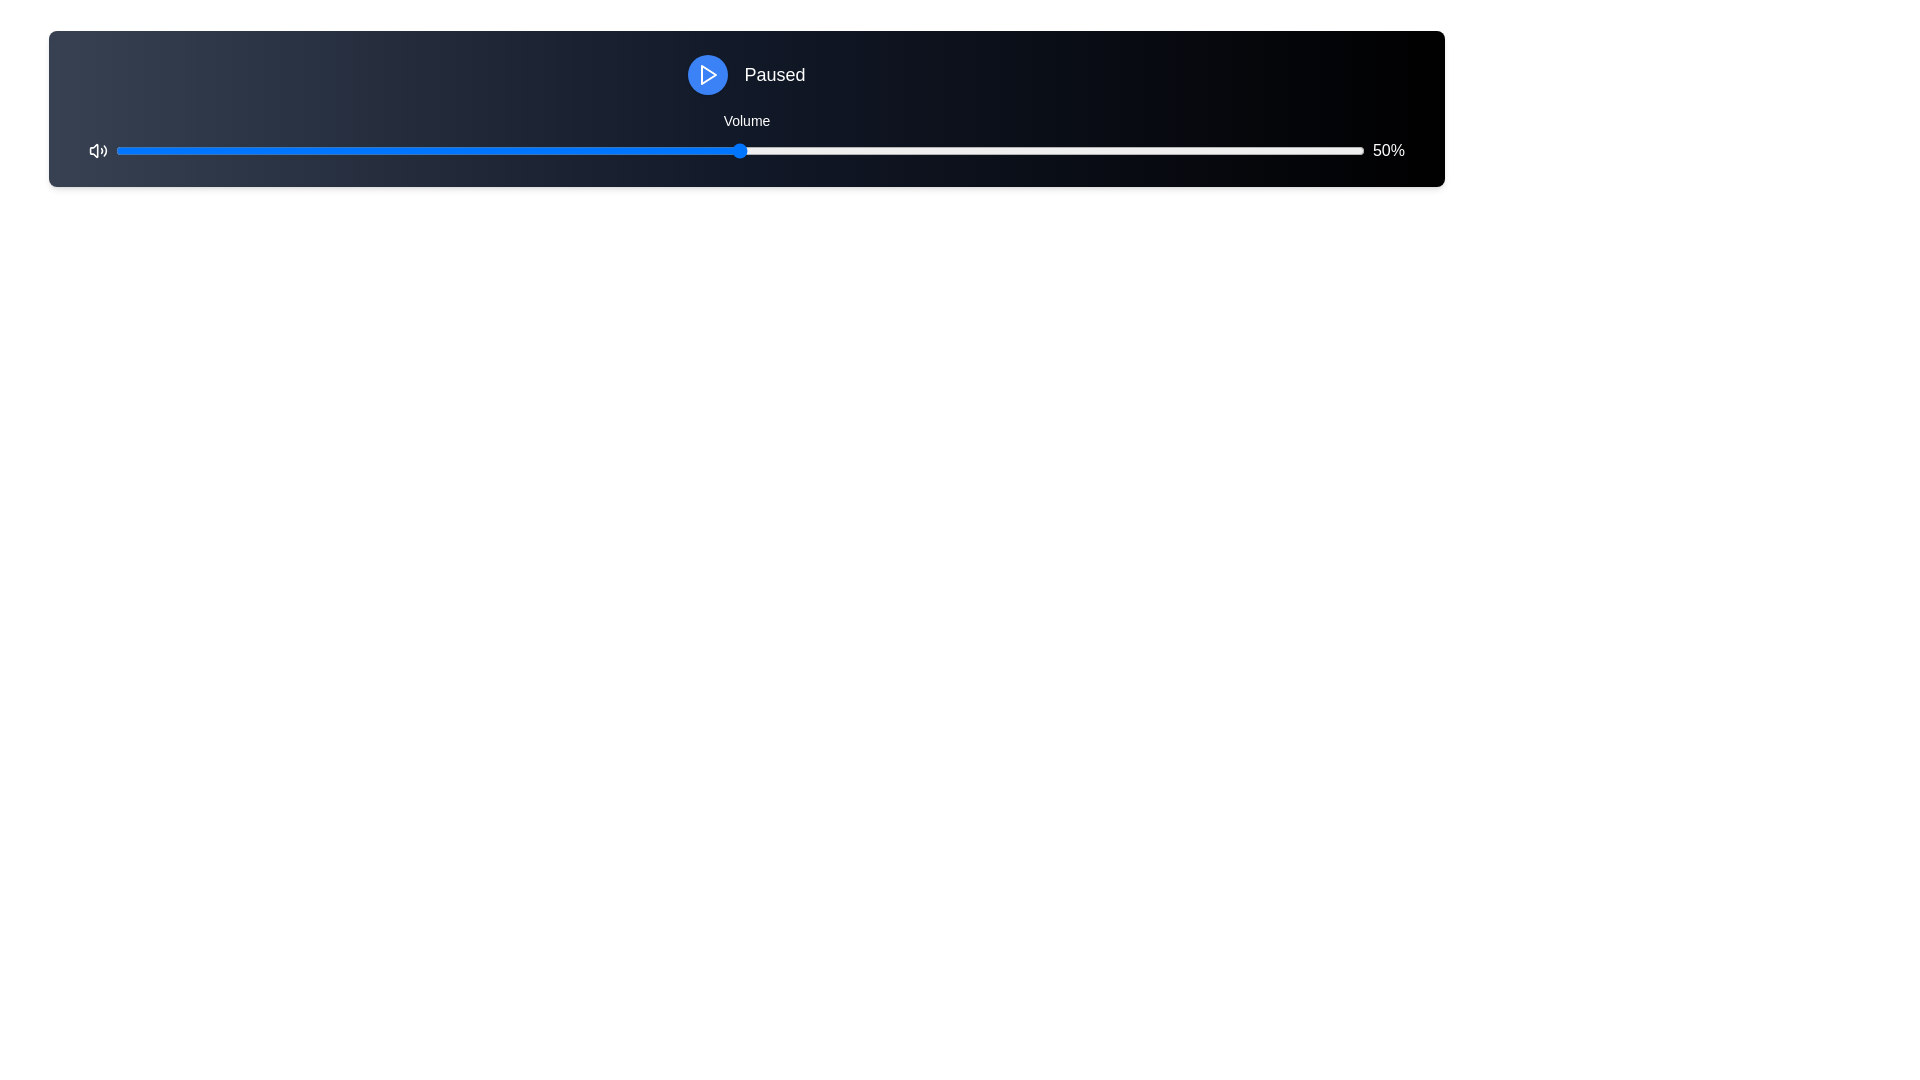 The width and height of the screenshot is (1920, 1080). I want to click on the playback button located to the left of the 'Paused' text, so click(708, 73).